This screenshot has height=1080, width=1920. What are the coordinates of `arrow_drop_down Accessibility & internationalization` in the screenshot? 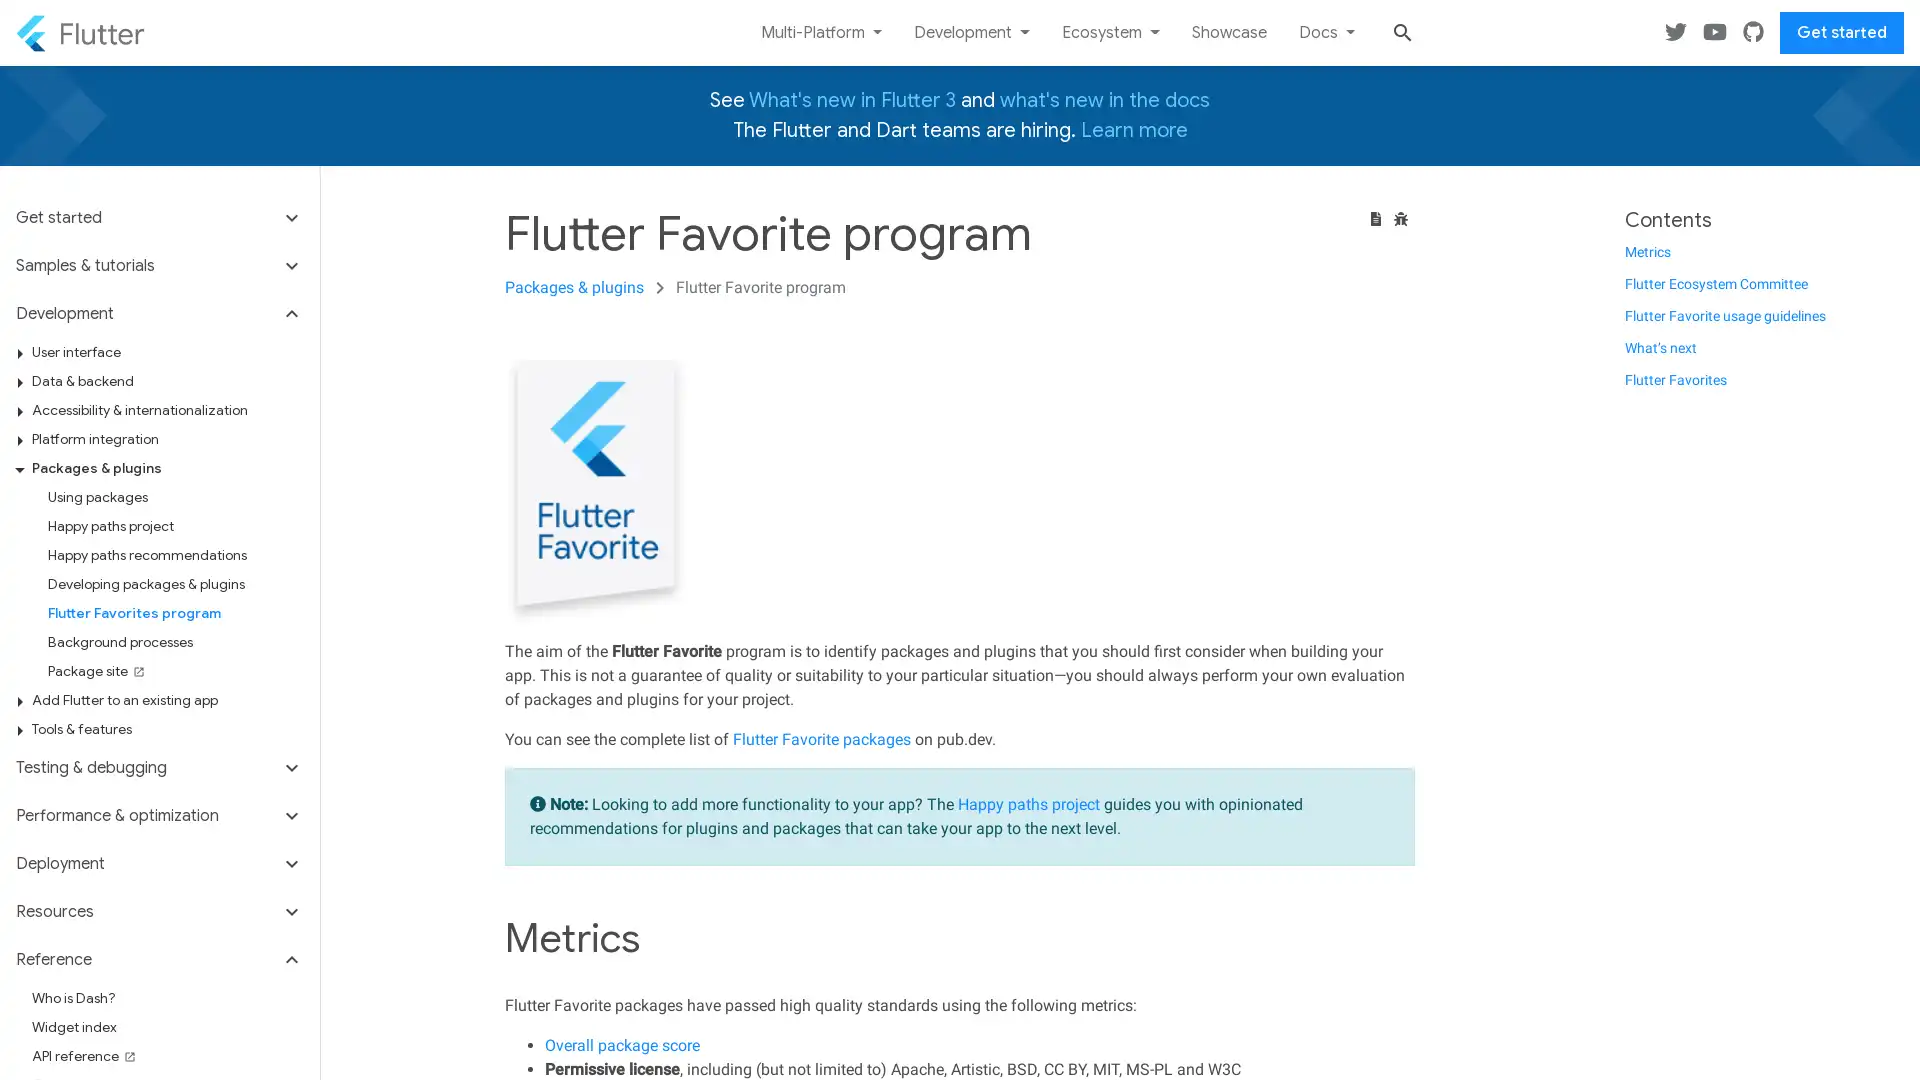 It's located at (167, 409).